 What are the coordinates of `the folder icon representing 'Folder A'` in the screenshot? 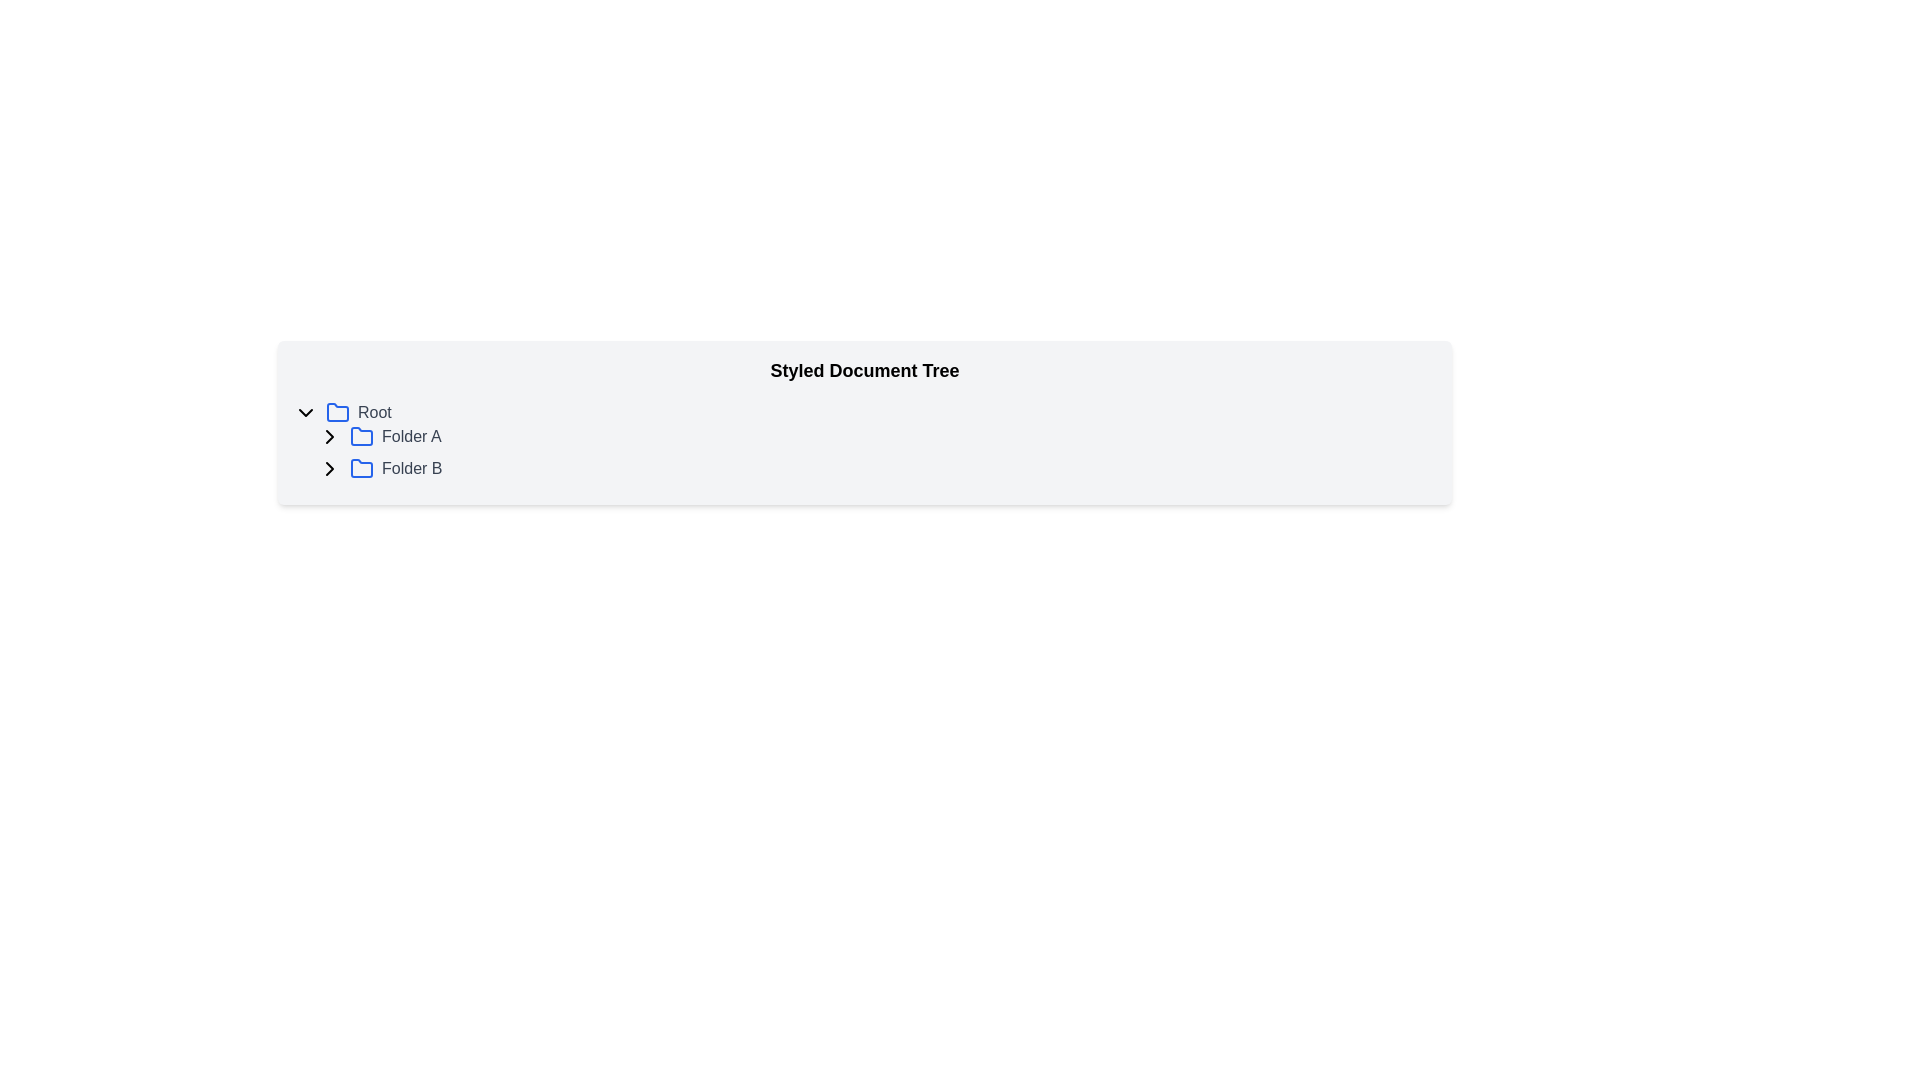 It's located at (361, 435).